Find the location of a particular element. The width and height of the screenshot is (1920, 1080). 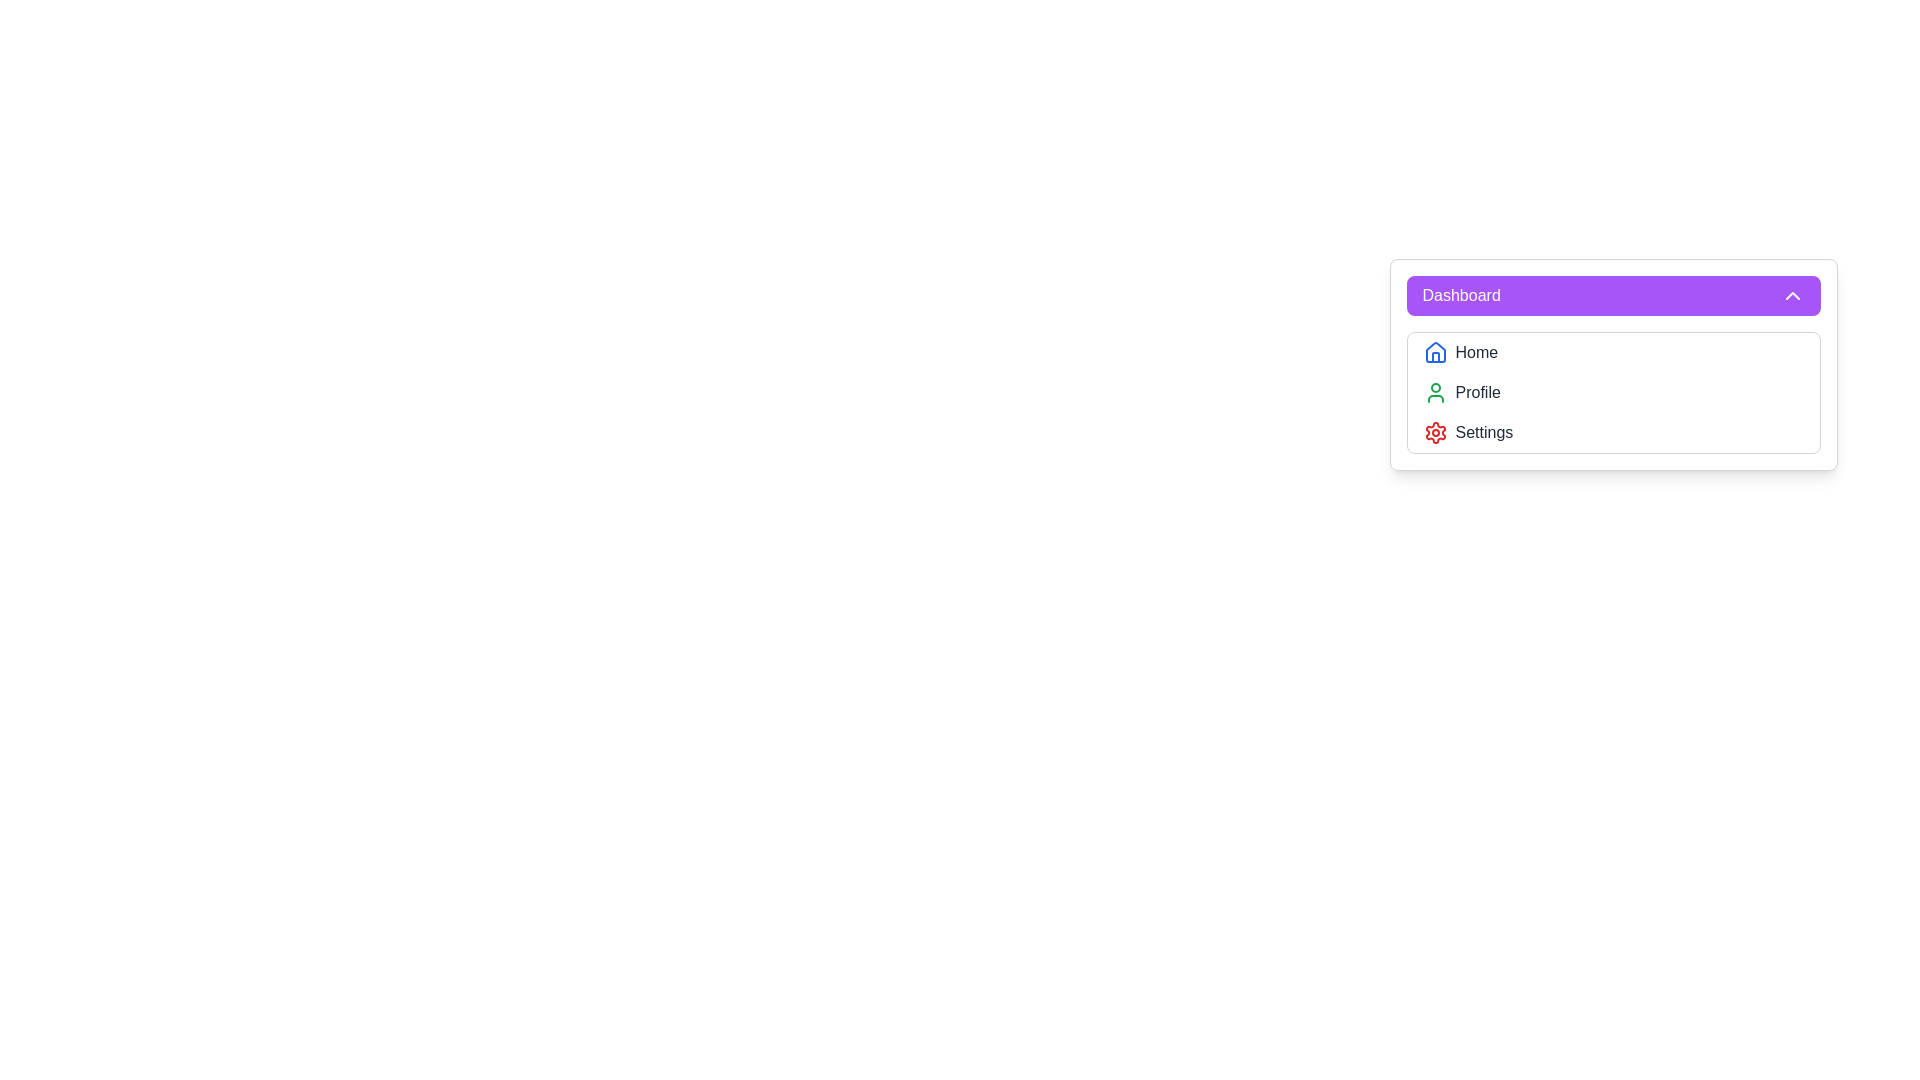

the icon for collapsing or expanding the menu associated with the 'Dashboard' header, located towards the far right edge of the purple header bar labeled 'Dashboard' is located at coordinates (1792, 296).